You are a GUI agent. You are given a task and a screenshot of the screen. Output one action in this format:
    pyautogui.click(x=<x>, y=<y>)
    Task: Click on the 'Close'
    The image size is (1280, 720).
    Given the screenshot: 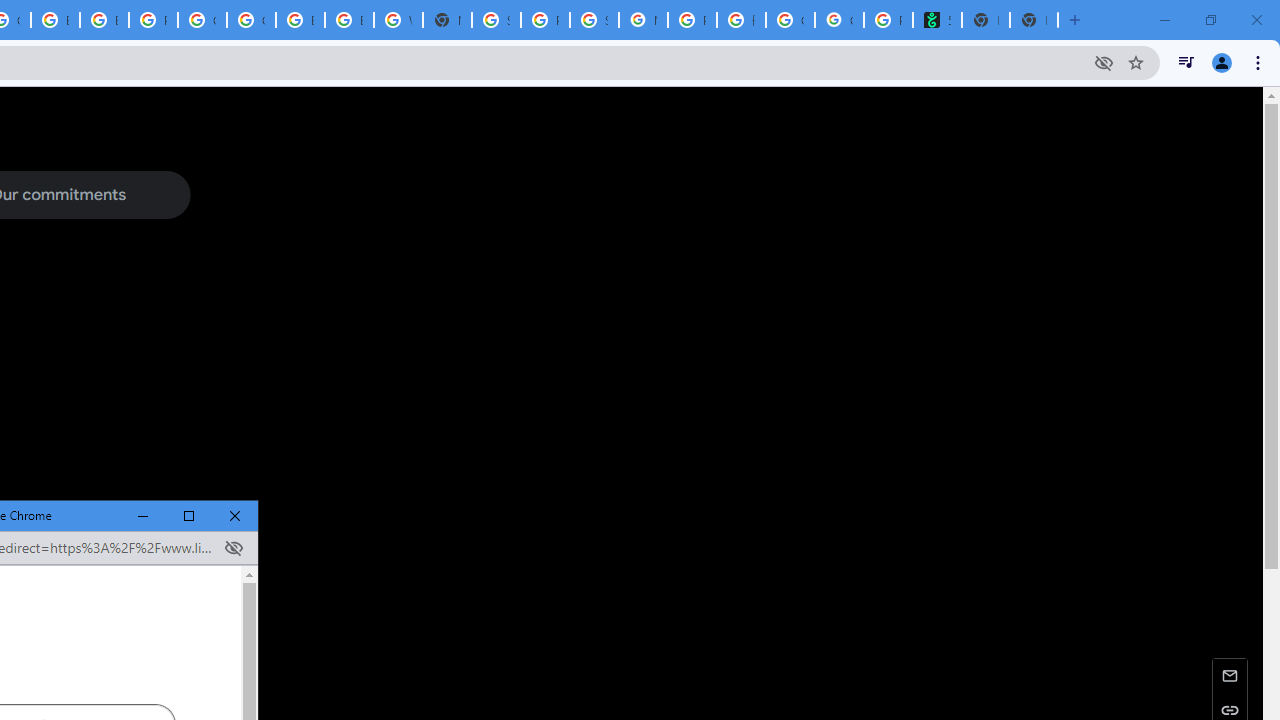 What is the action you would take?
    pyautogui.click(x=235, y=515)
    